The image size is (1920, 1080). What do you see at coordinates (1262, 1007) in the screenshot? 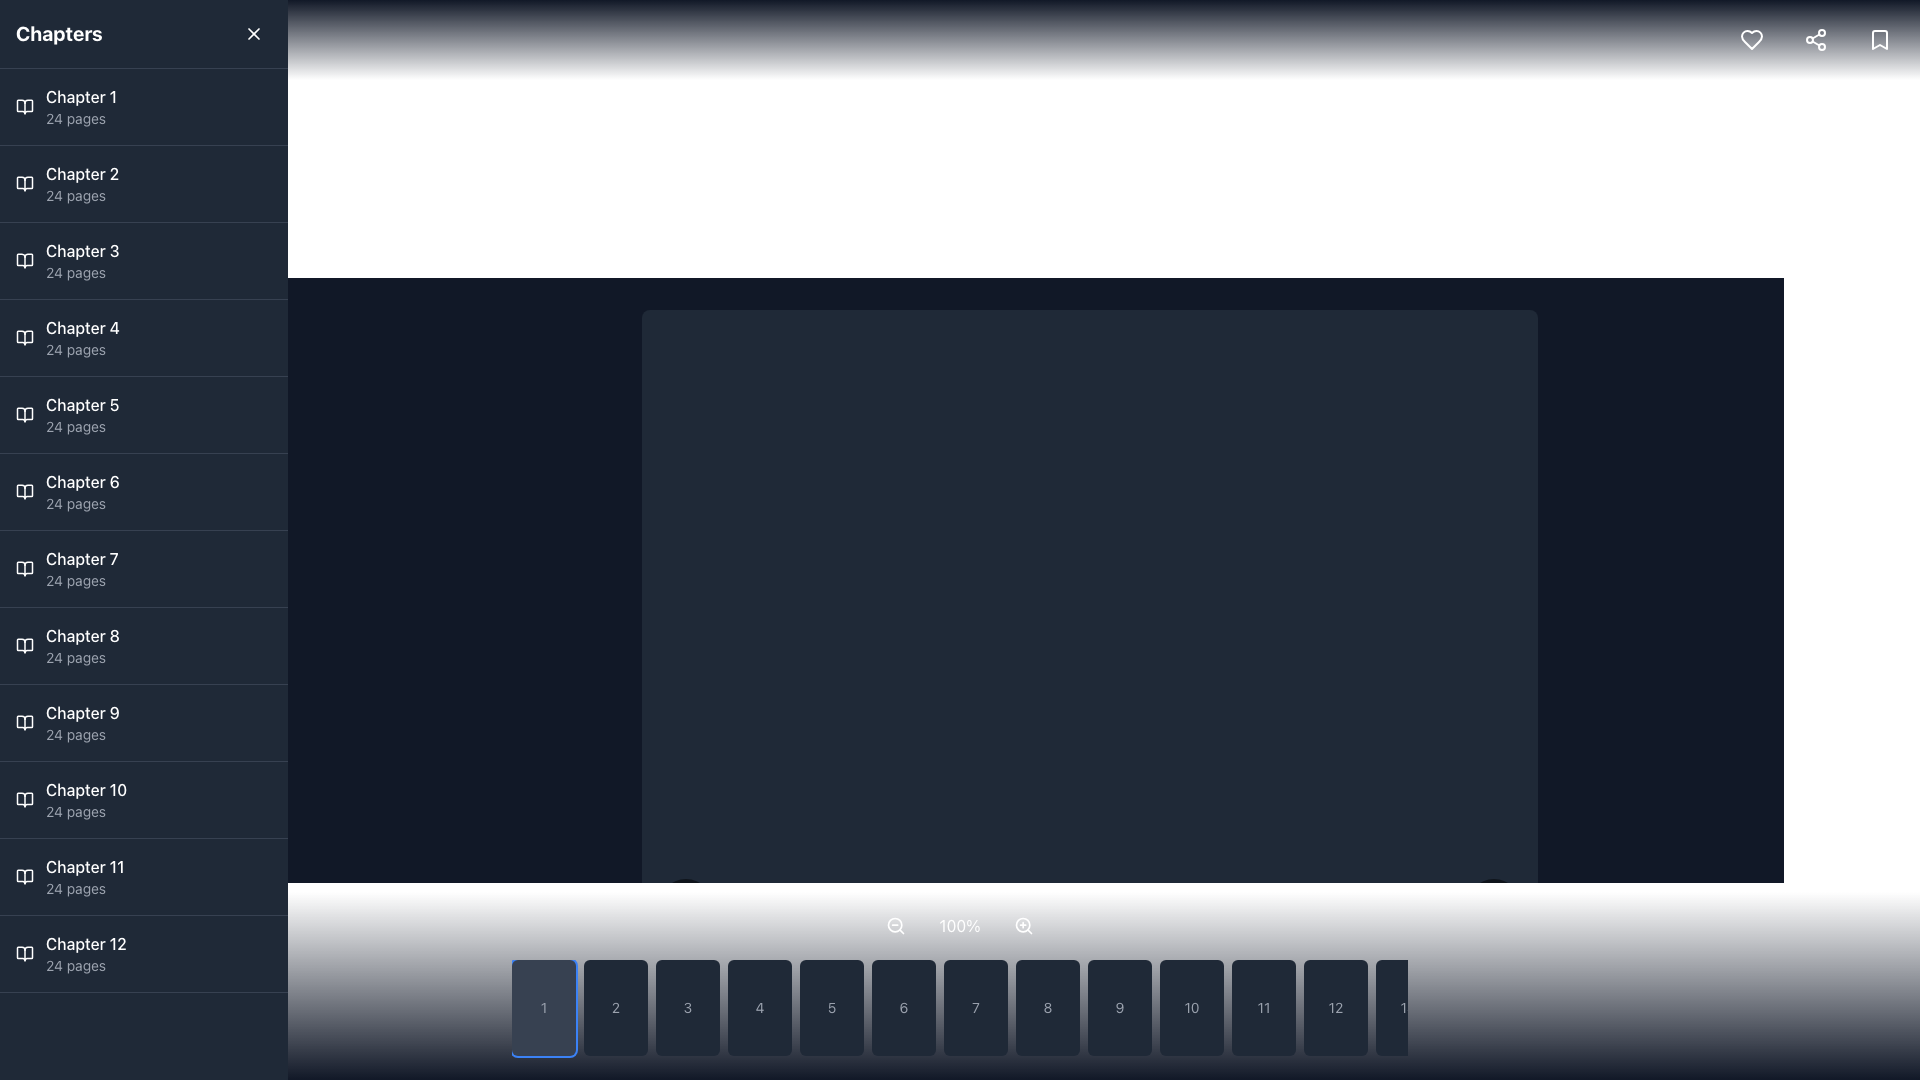
I see `the interactive button labeled '11'` at bounding box center [1262, 1007].